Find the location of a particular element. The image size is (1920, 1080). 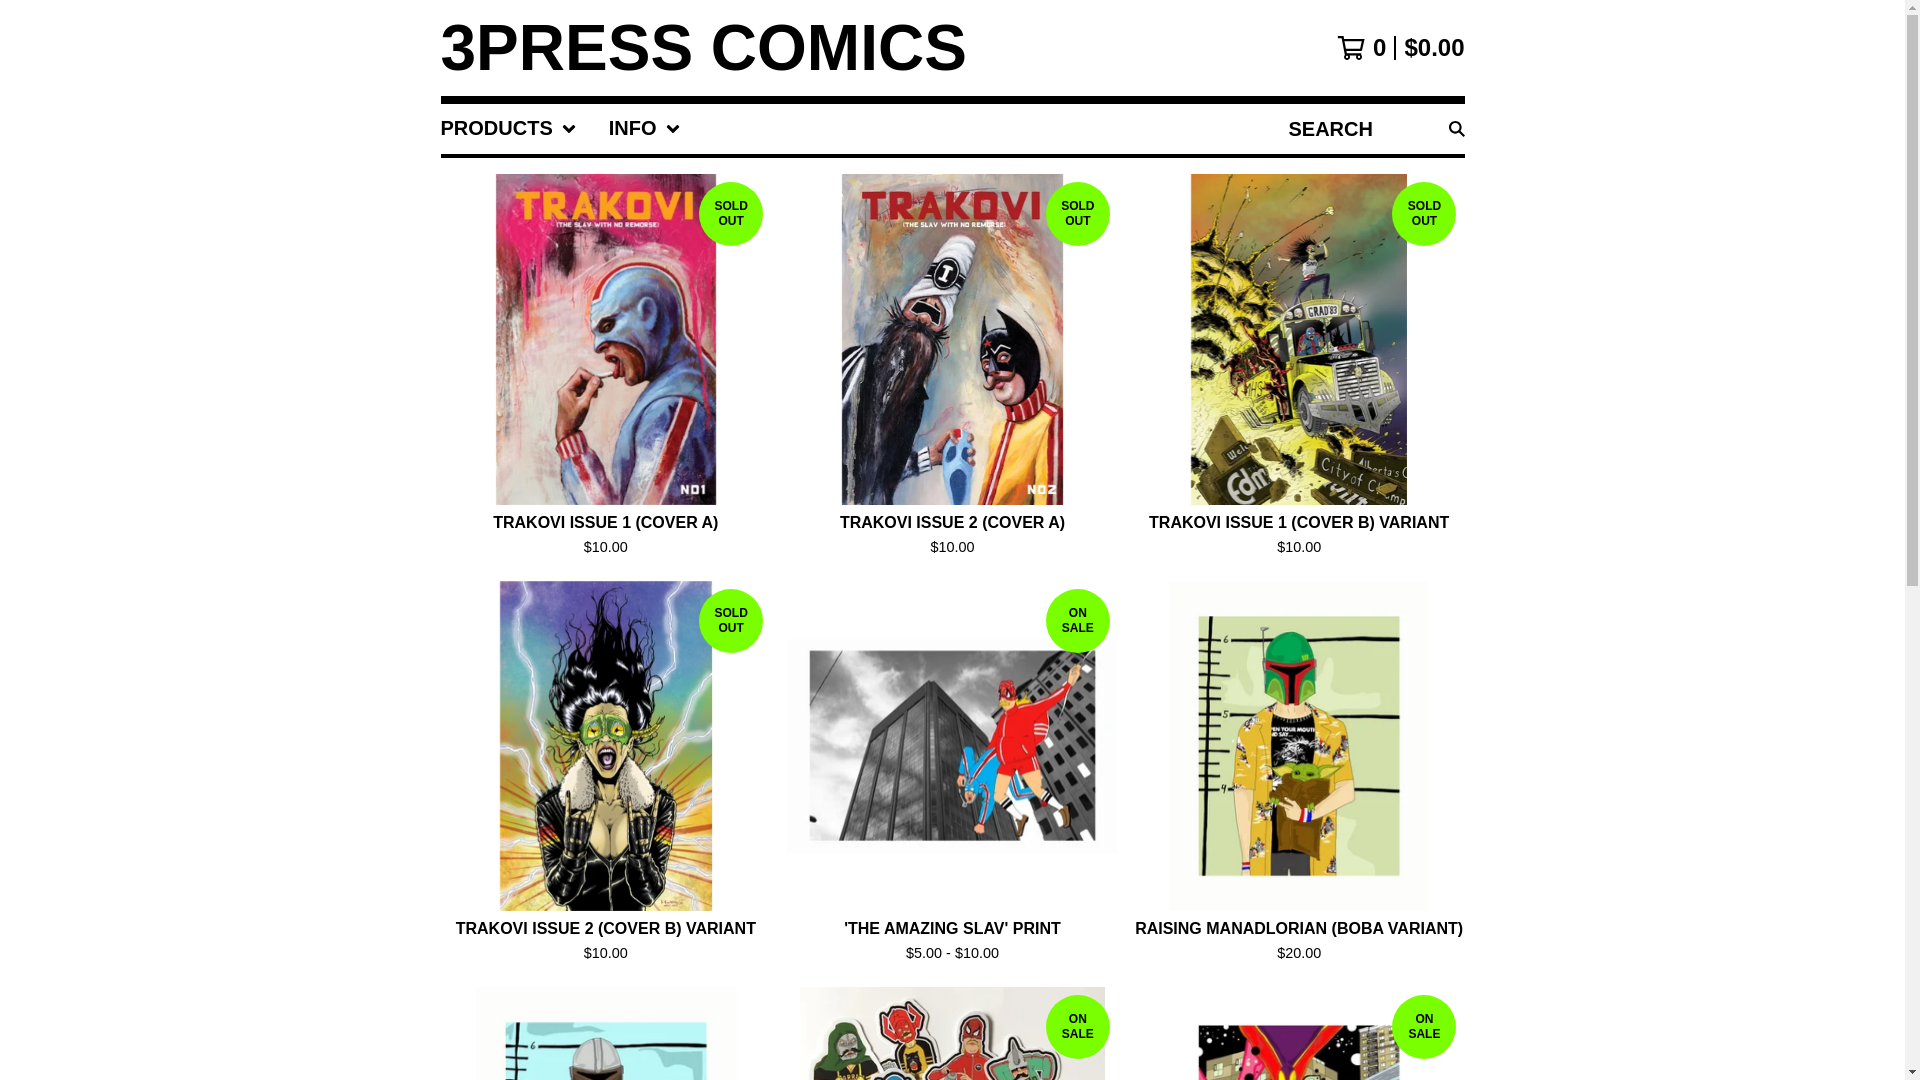

'SOLD OUT is located at coordinates (1299, 369).